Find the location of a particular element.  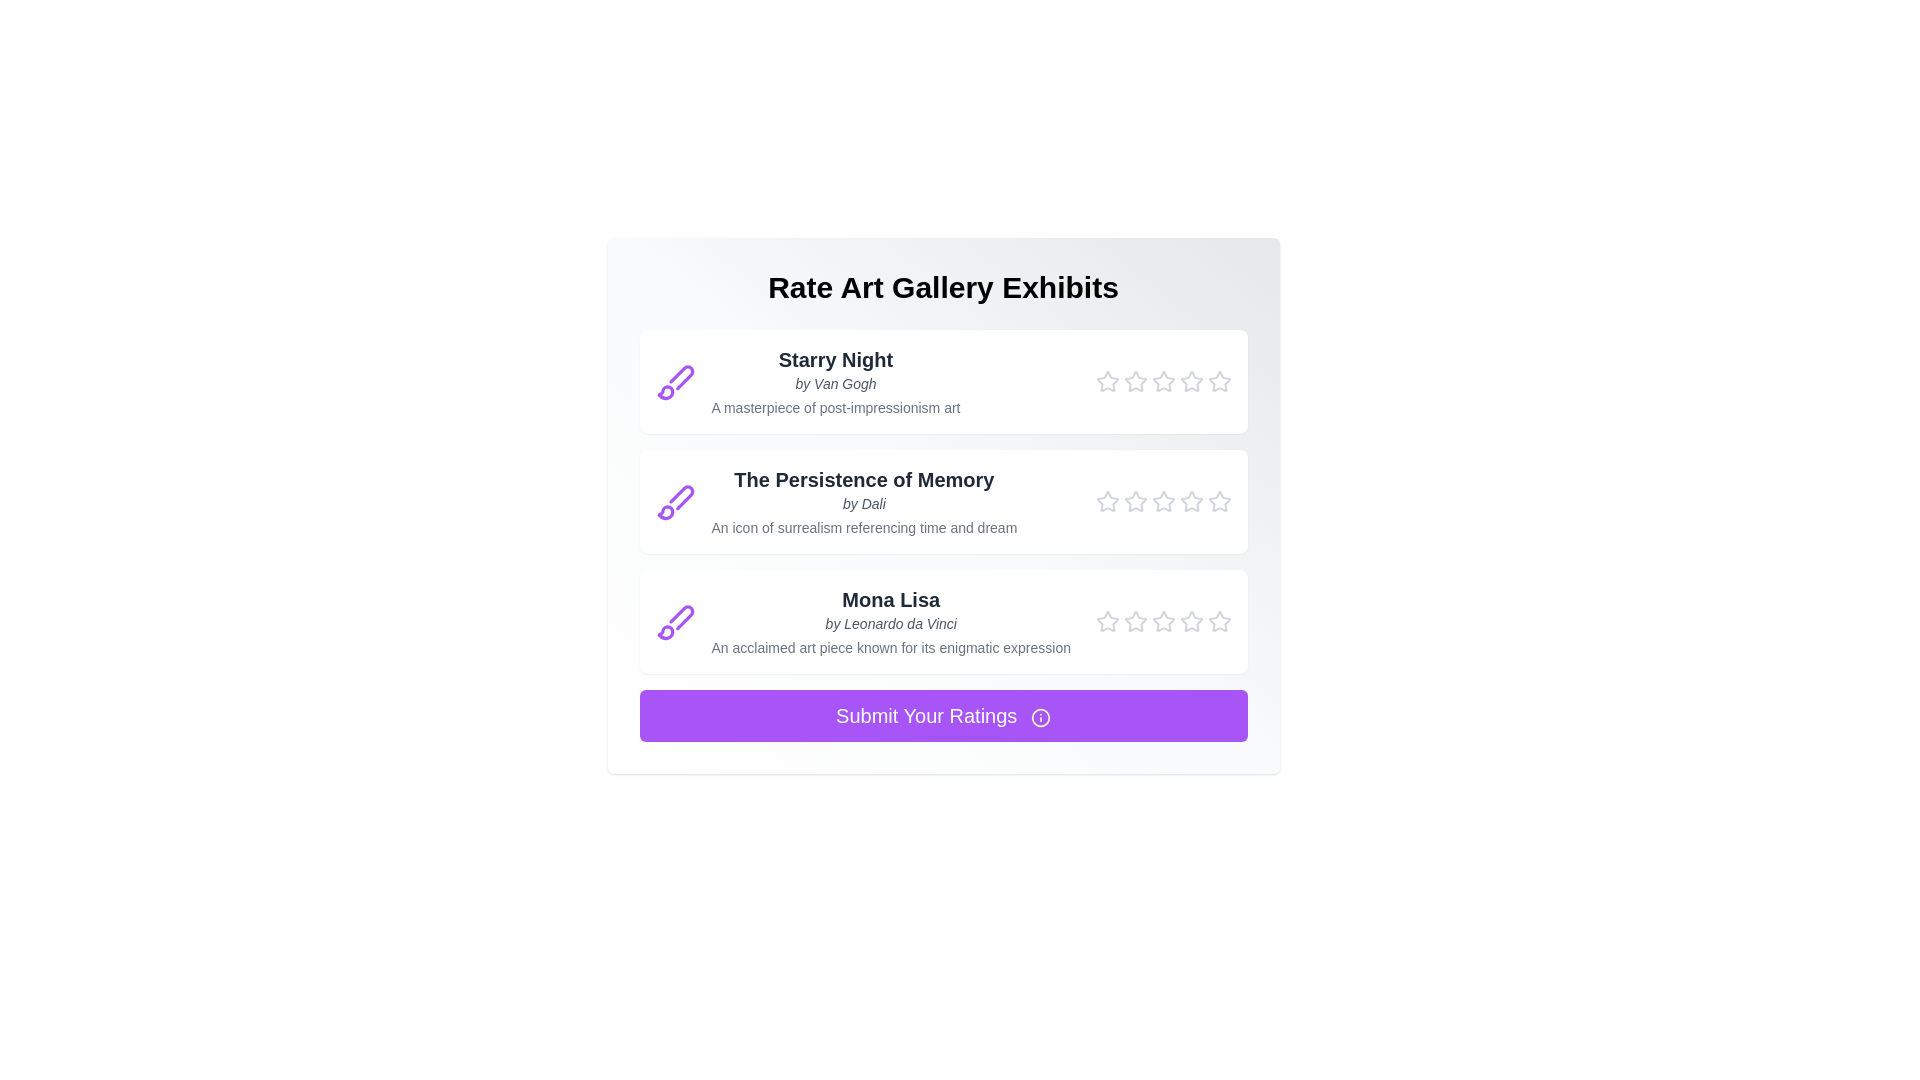

the star corresponding to 4 for the painting titled The Persistence of Memory to set its rating is located at coordinates (1191, 500).